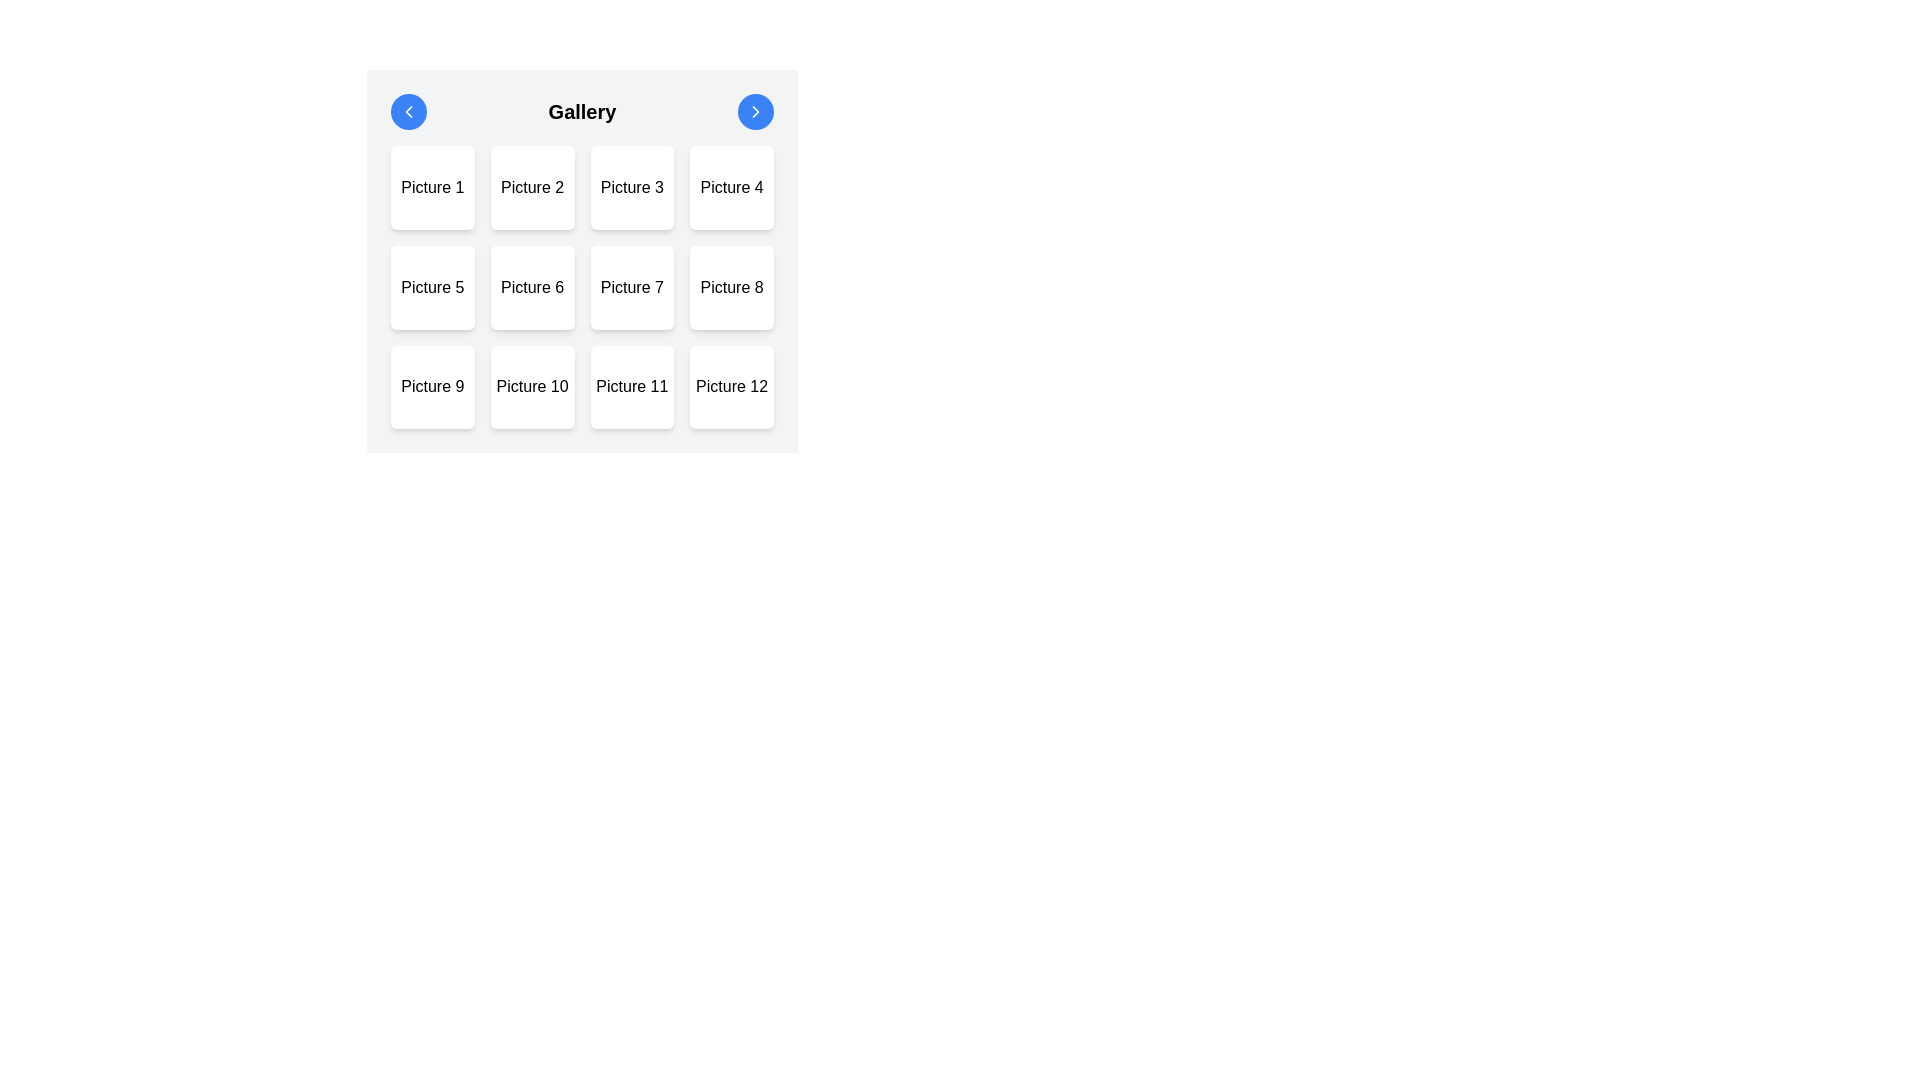 This screenshot has width=1920, height=1080. I want to click on the left-pointing chevron icon located inside the left circular button at the top-left corner of the gallery interface, so click(407, 111).